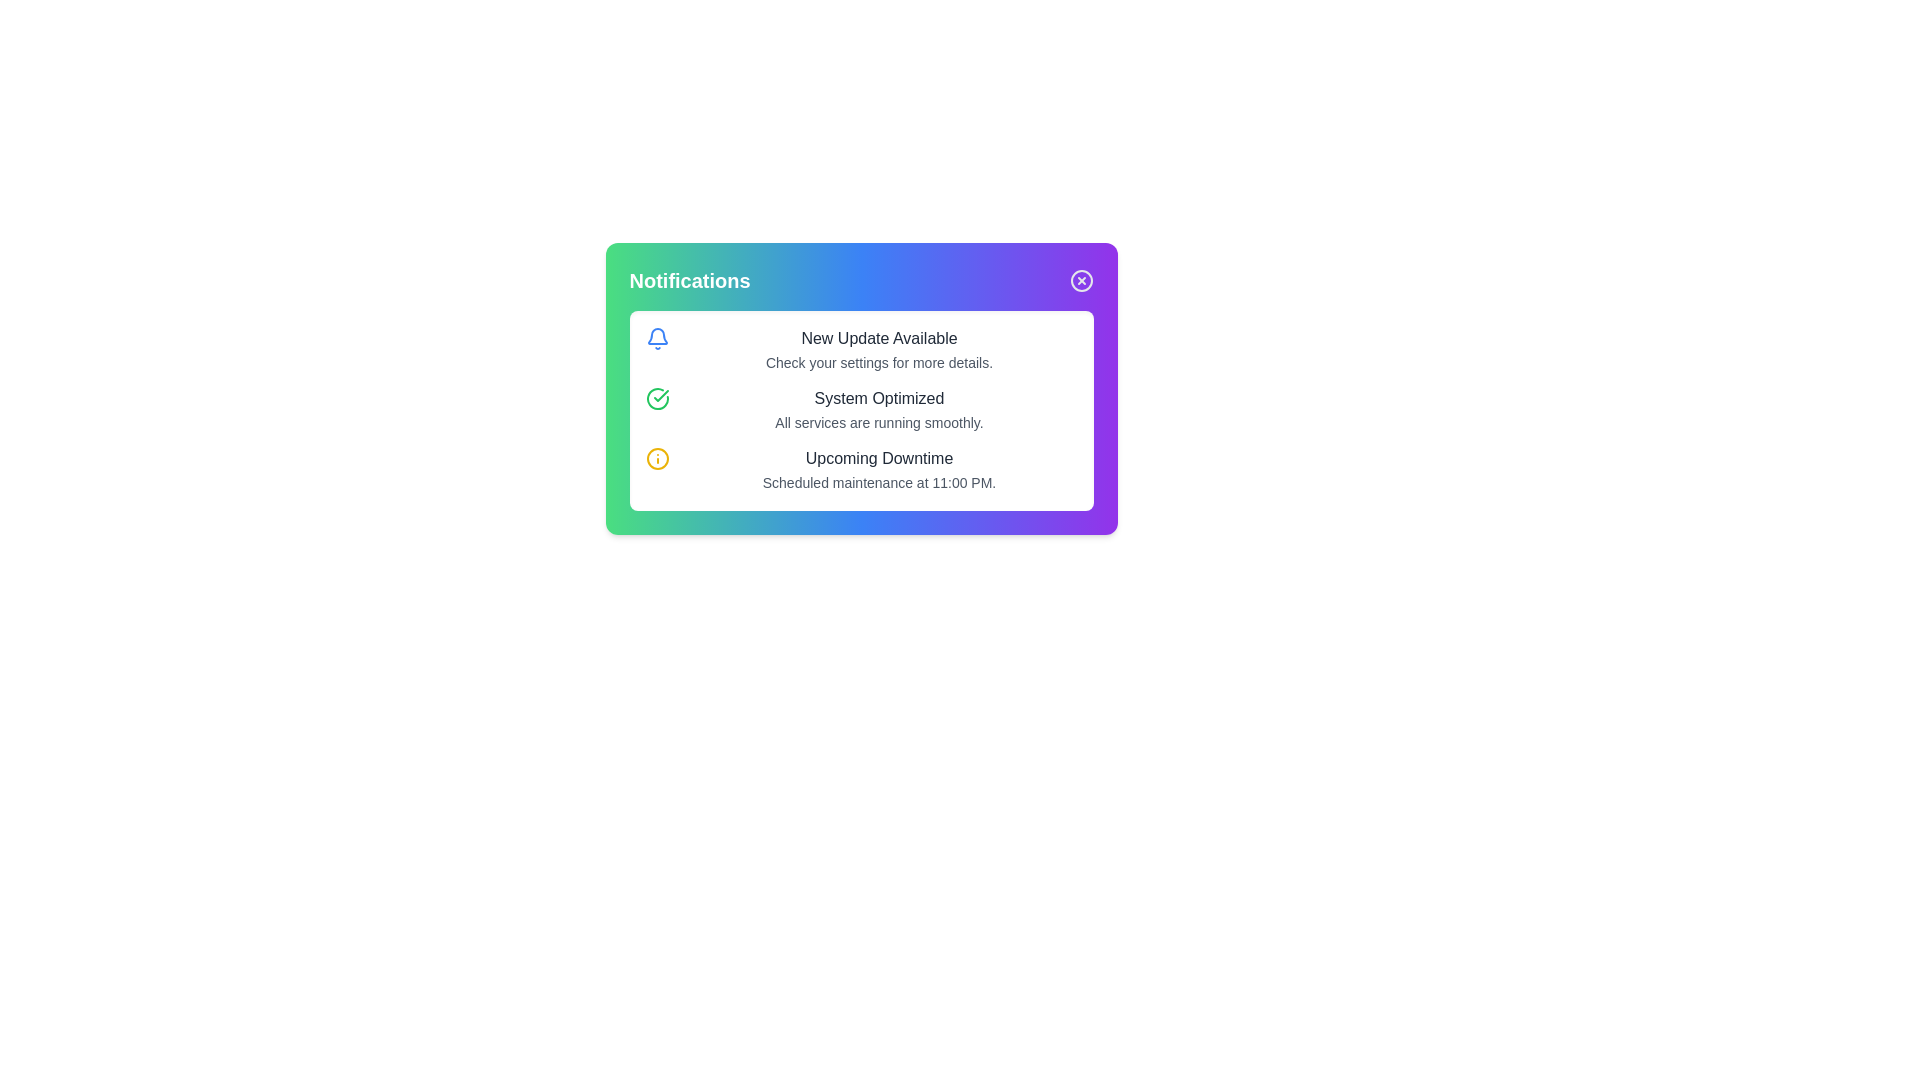 Image resolution: width=1920 pixels, height=1080 pixels. Describe the element at coordinates (657, 459) in the screenshot. I see `the circular area of the information symbol located at the center of the notification icon in the notification panel` at that location.